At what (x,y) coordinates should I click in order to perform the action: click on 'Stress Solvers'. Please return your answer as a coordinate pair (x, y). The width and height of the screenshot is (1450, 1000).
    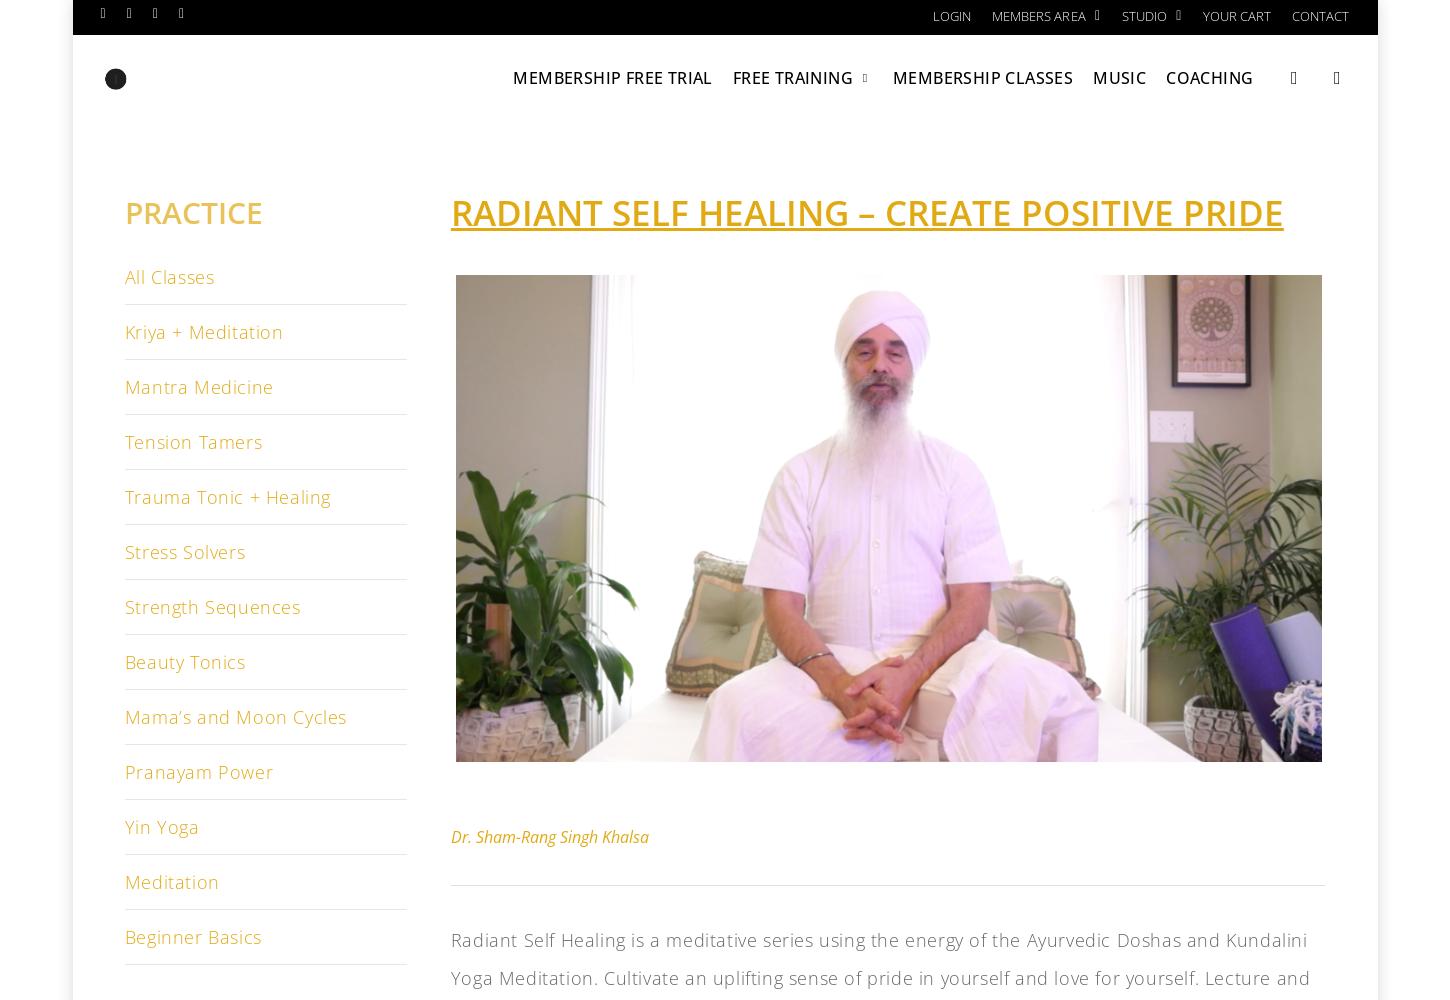
    Looking at the image, I should click on (183, 552).